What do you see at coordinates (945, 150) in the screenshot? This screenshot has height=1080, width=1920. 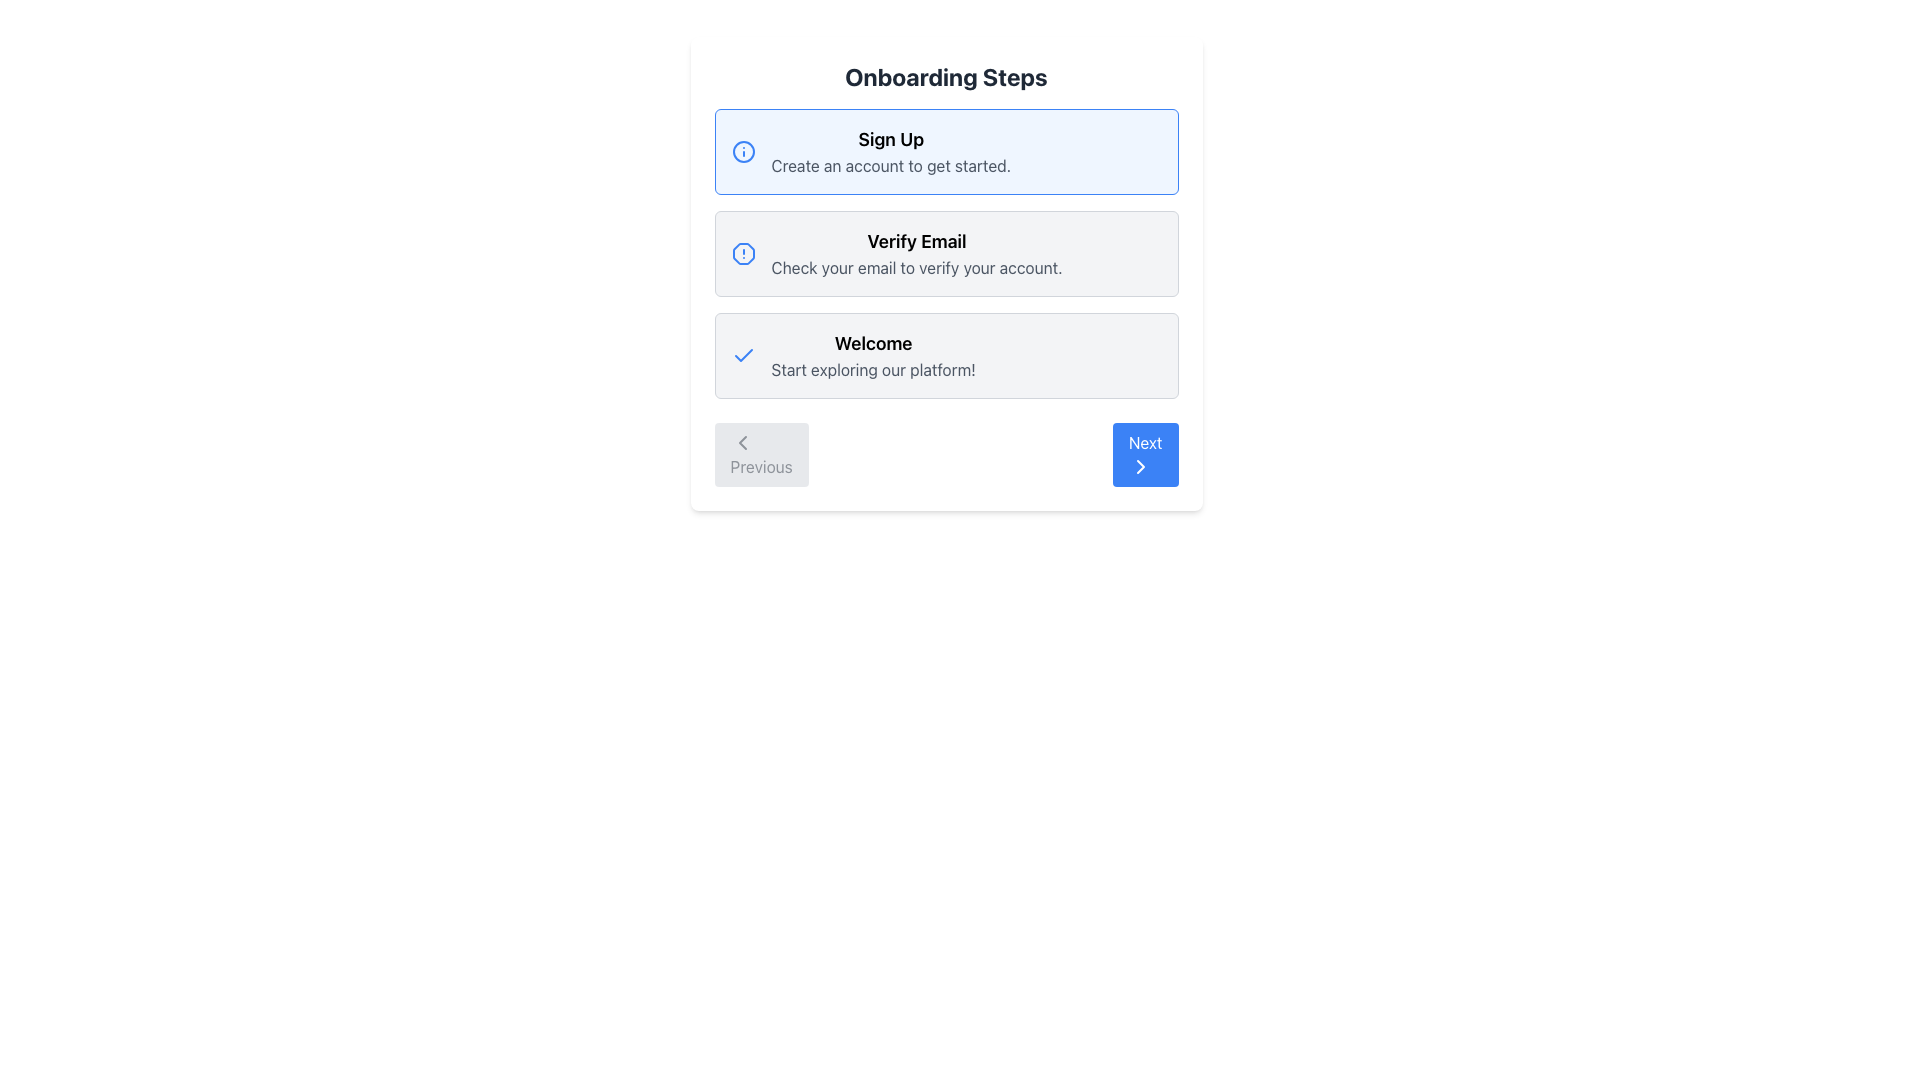 I see `the introductory onboarding card located at the top of the three vertically stacked sections in the central interface` at bounding box center [945, 150].